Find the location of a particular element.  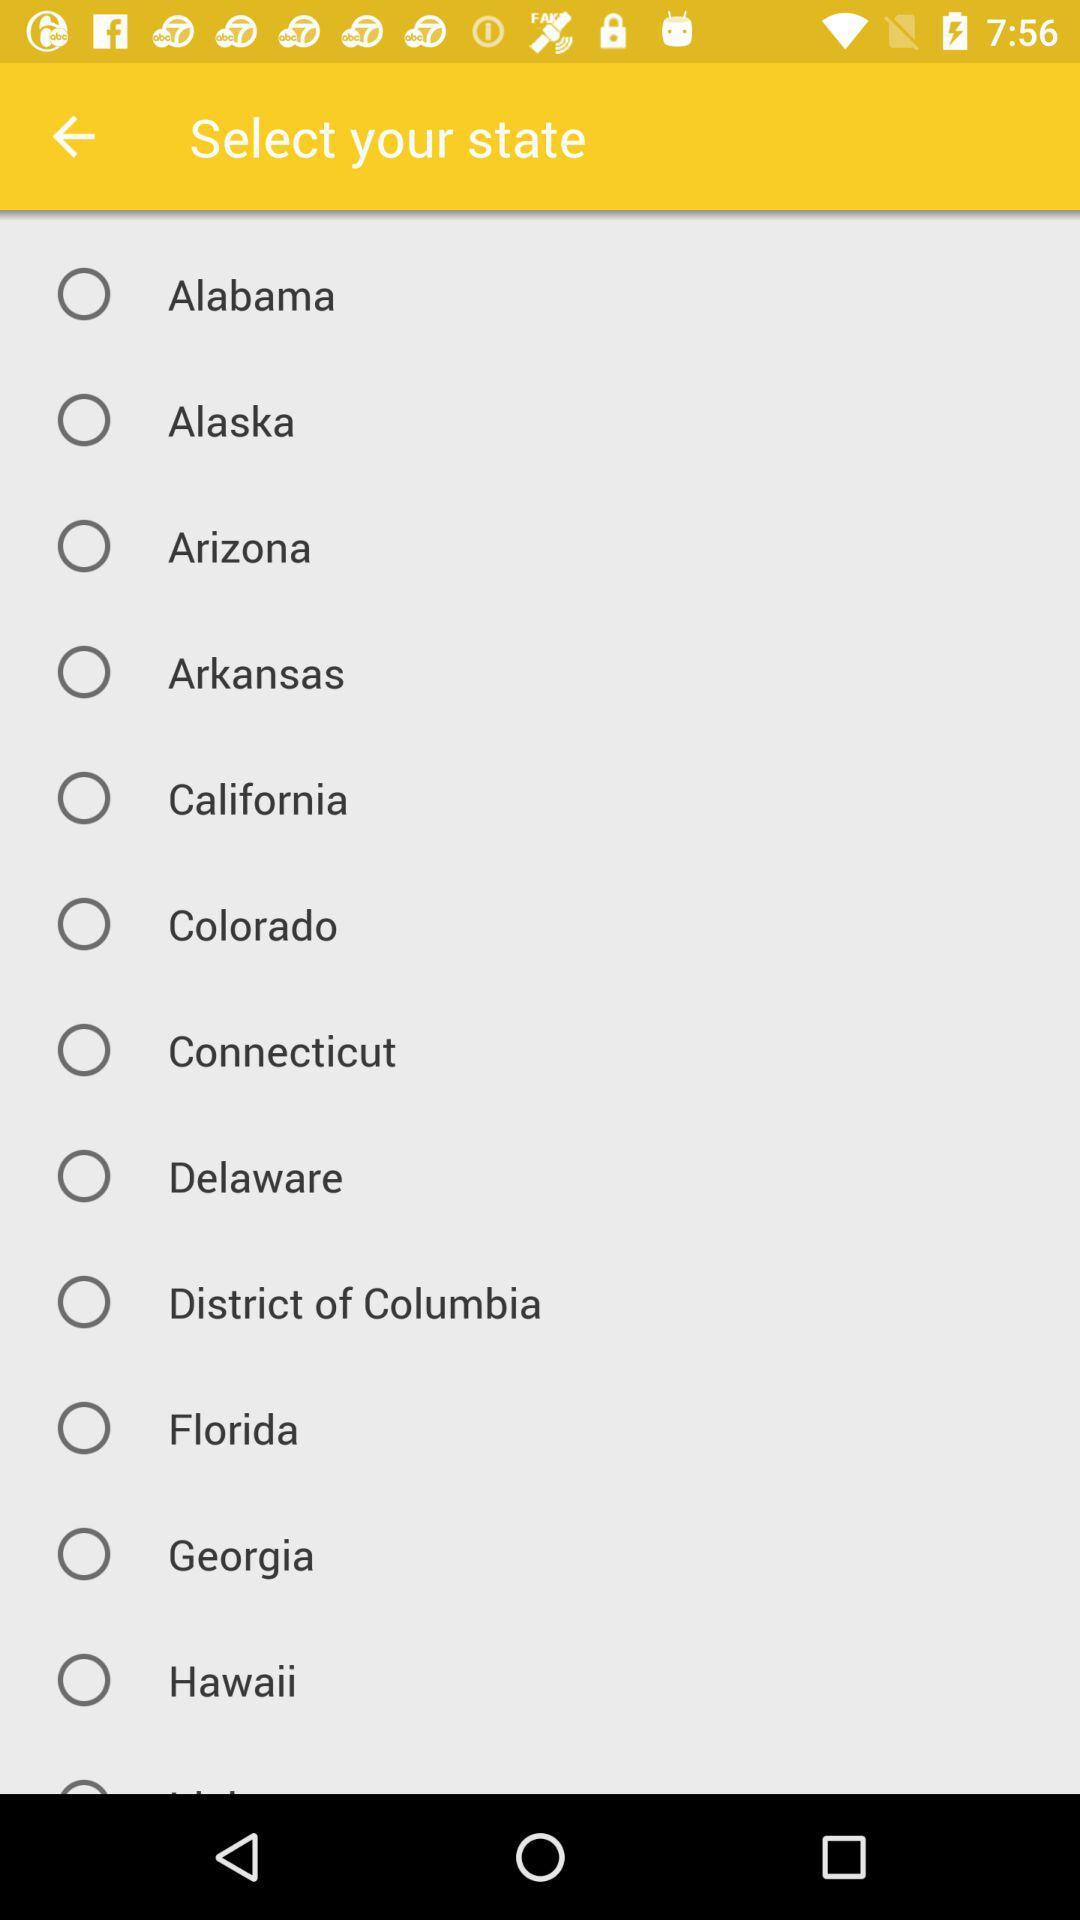

the item to the left of the select your state icon is located at coordinates (72, 135).